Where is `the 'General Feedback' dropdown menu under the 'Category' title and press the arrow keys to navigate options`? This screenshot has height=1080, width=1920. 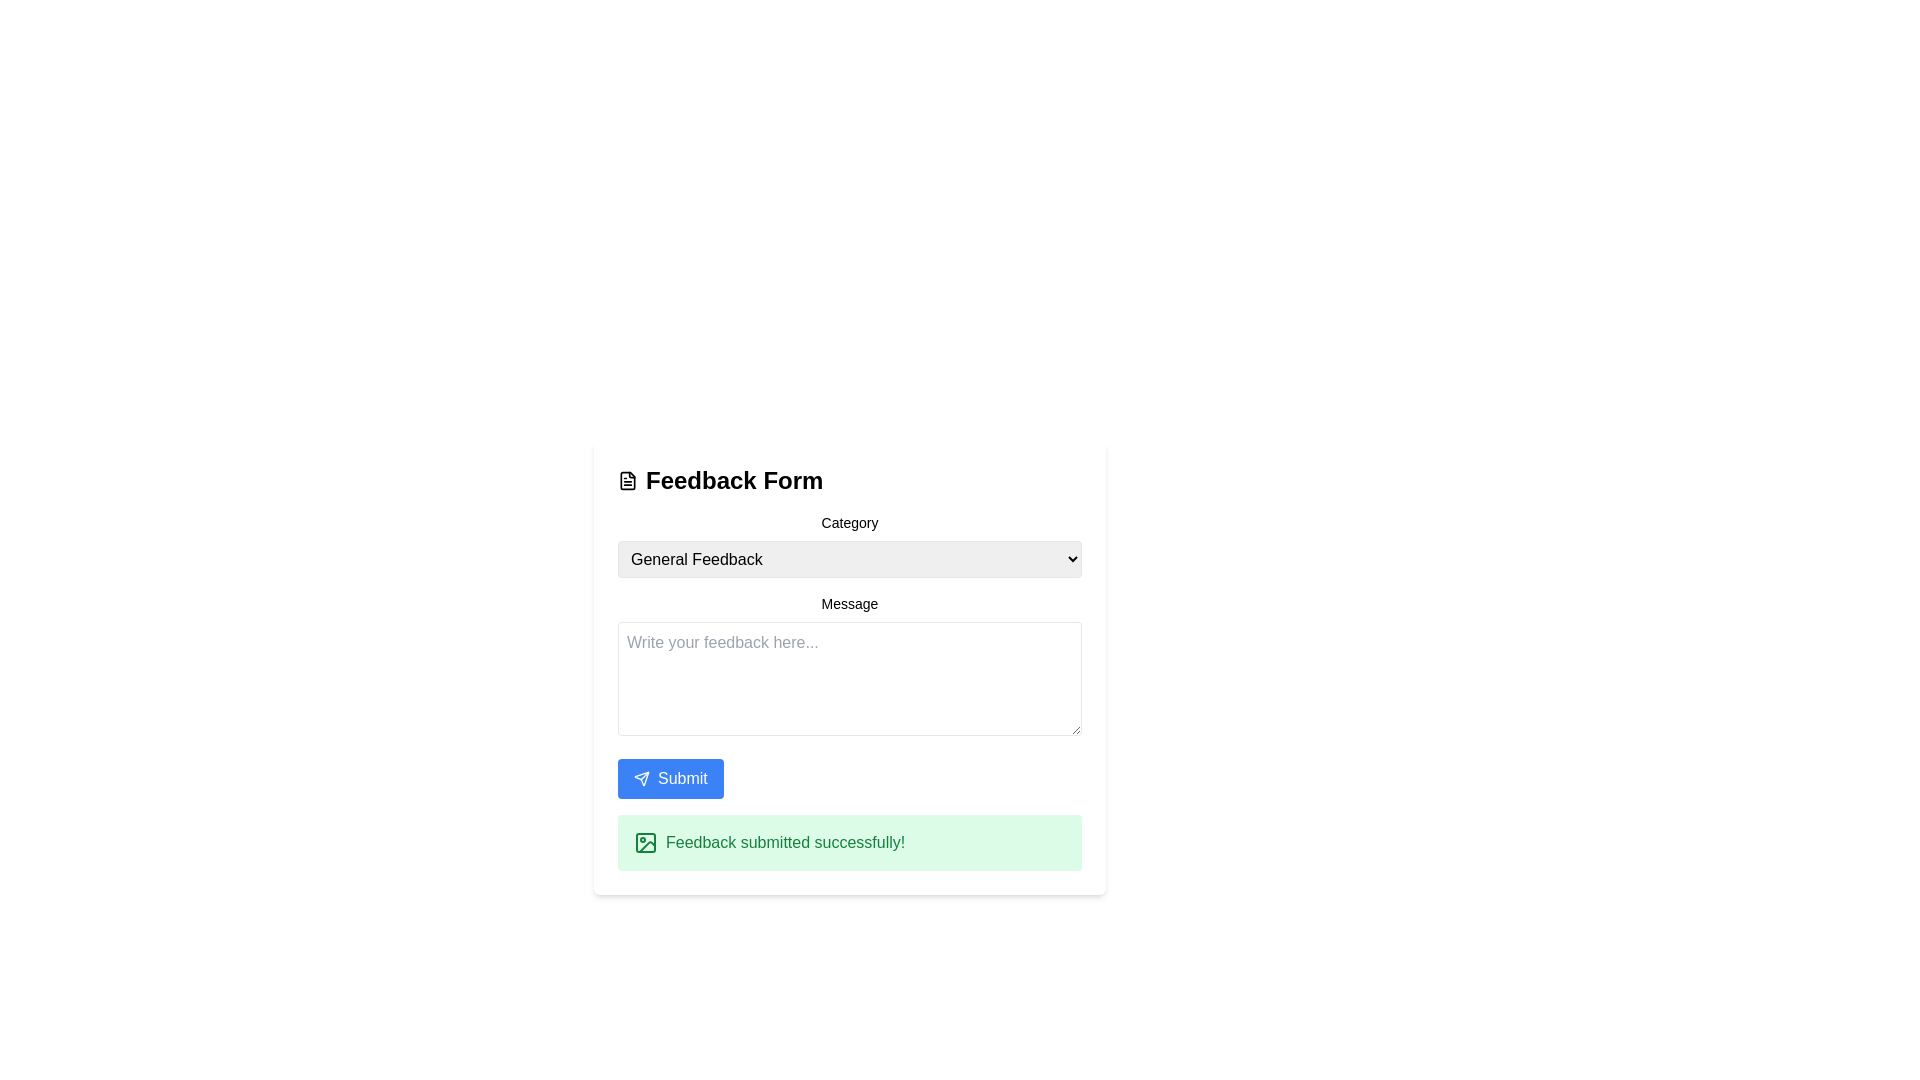
the 'General Feedback' dropdown menu under the 'Category' title and press the arrow keys to navigate options is located at coordinates (849, 544).